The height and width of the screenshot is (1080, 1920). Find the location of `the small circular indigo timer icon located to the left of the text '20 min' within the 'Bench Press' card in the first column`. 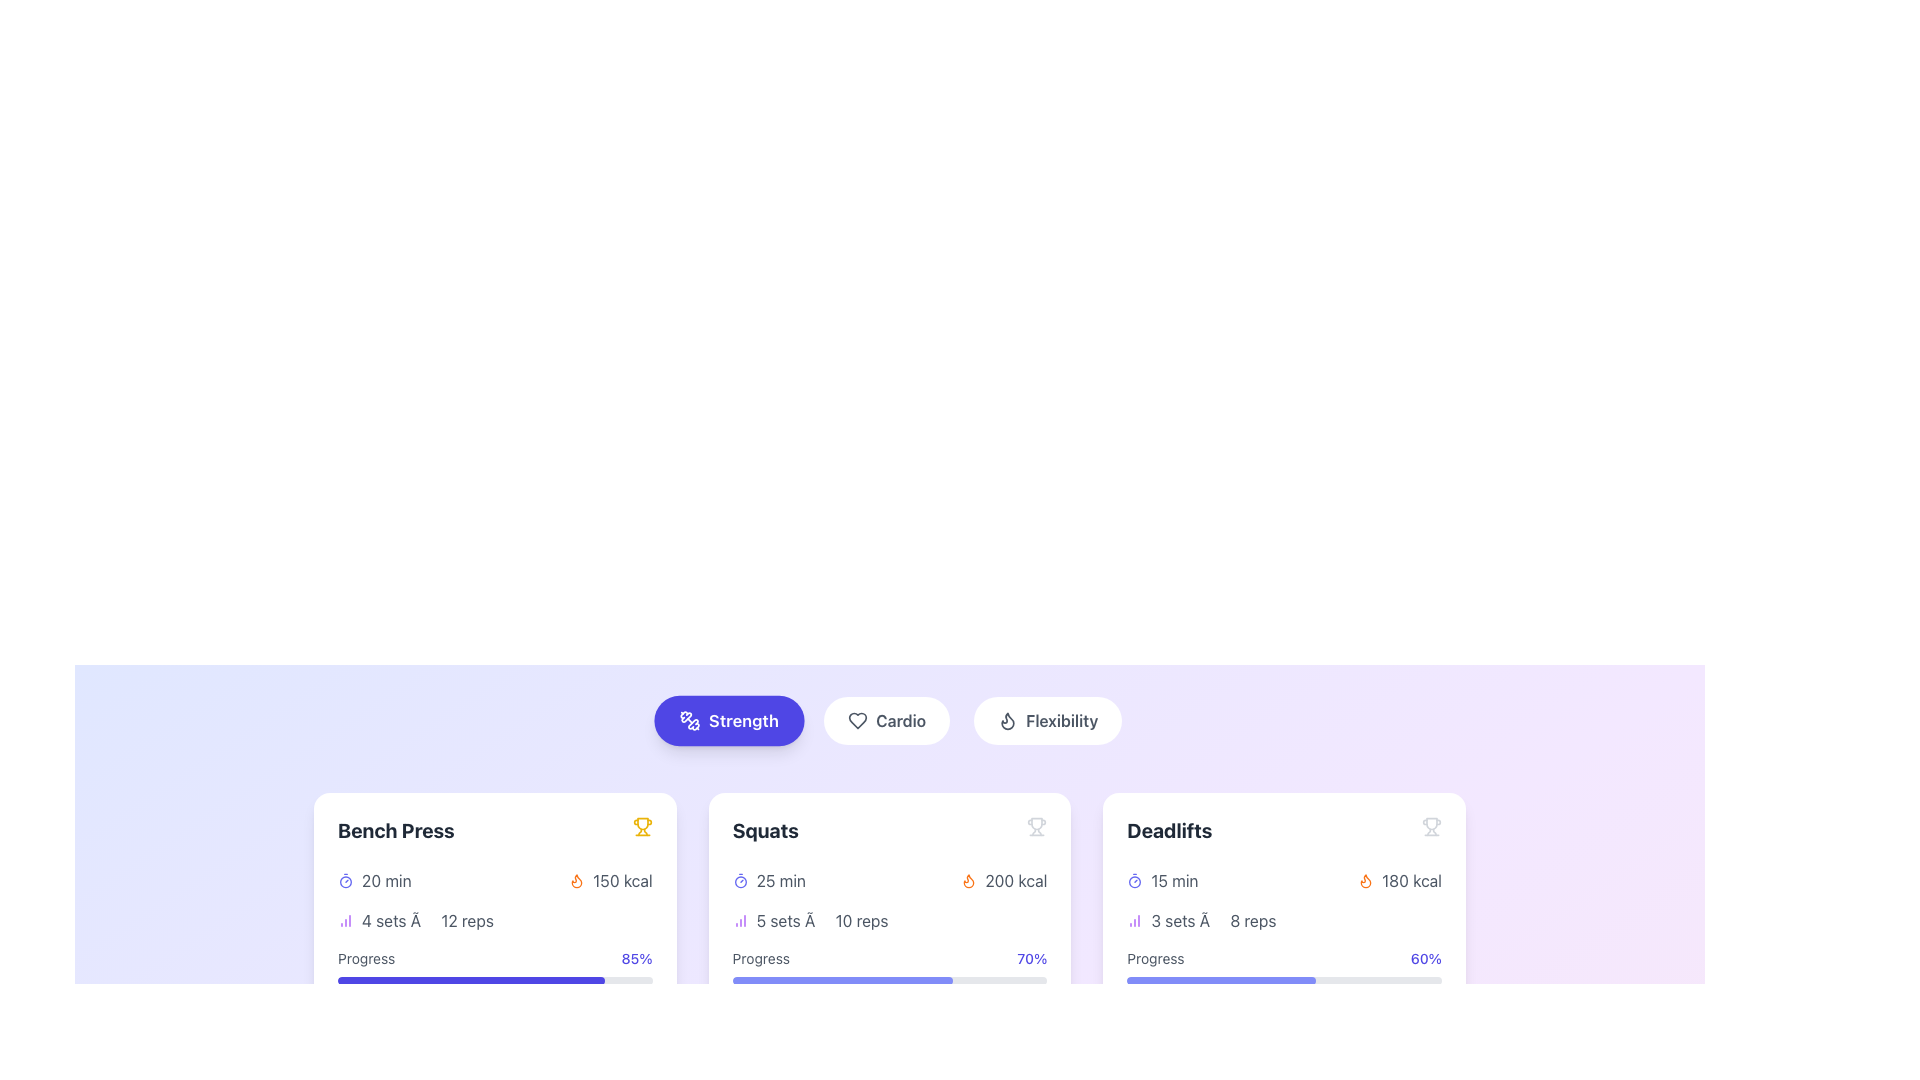

the small circular indigo timer icon located to the left of the text '20 min' within the 'Bench Press' card in the first column is located at coordinates (345, 879).